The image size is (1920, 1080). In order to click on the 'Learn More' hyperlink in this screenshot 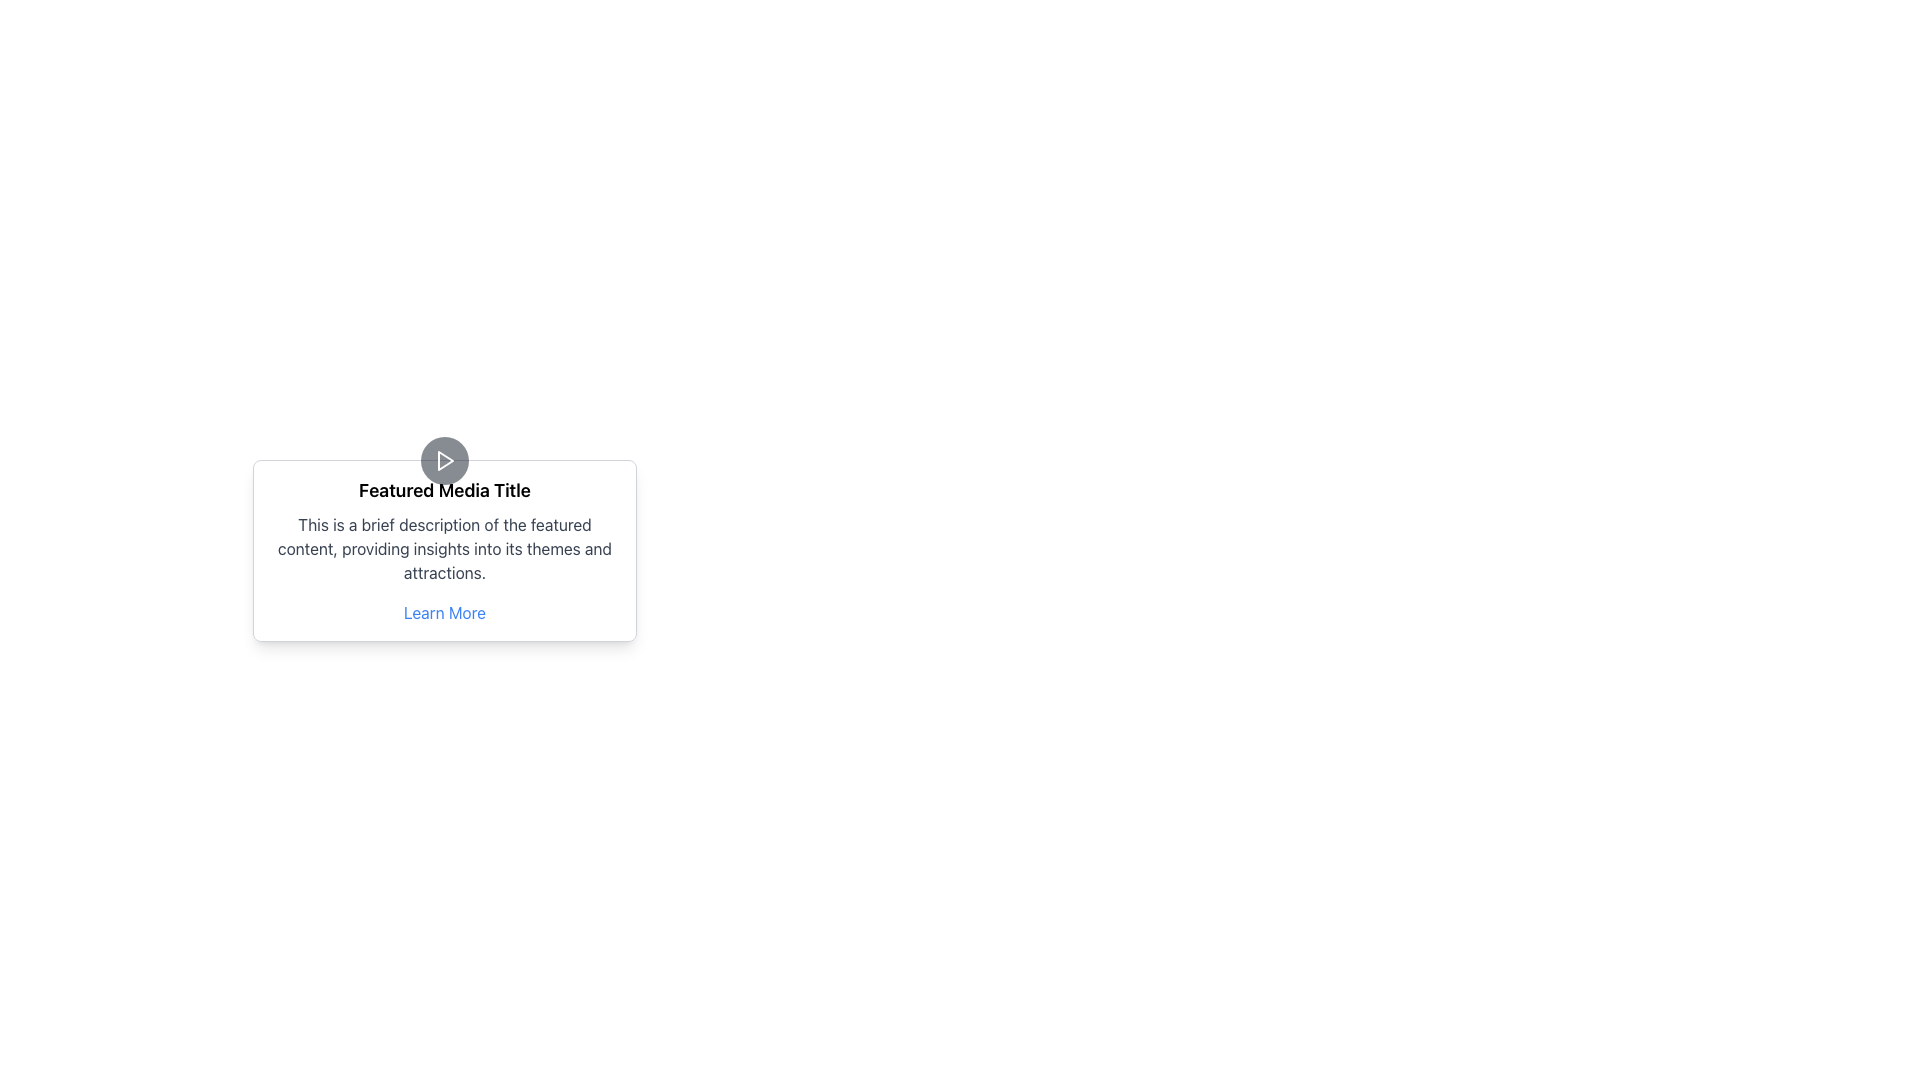, I will do `click(444, 612)`.